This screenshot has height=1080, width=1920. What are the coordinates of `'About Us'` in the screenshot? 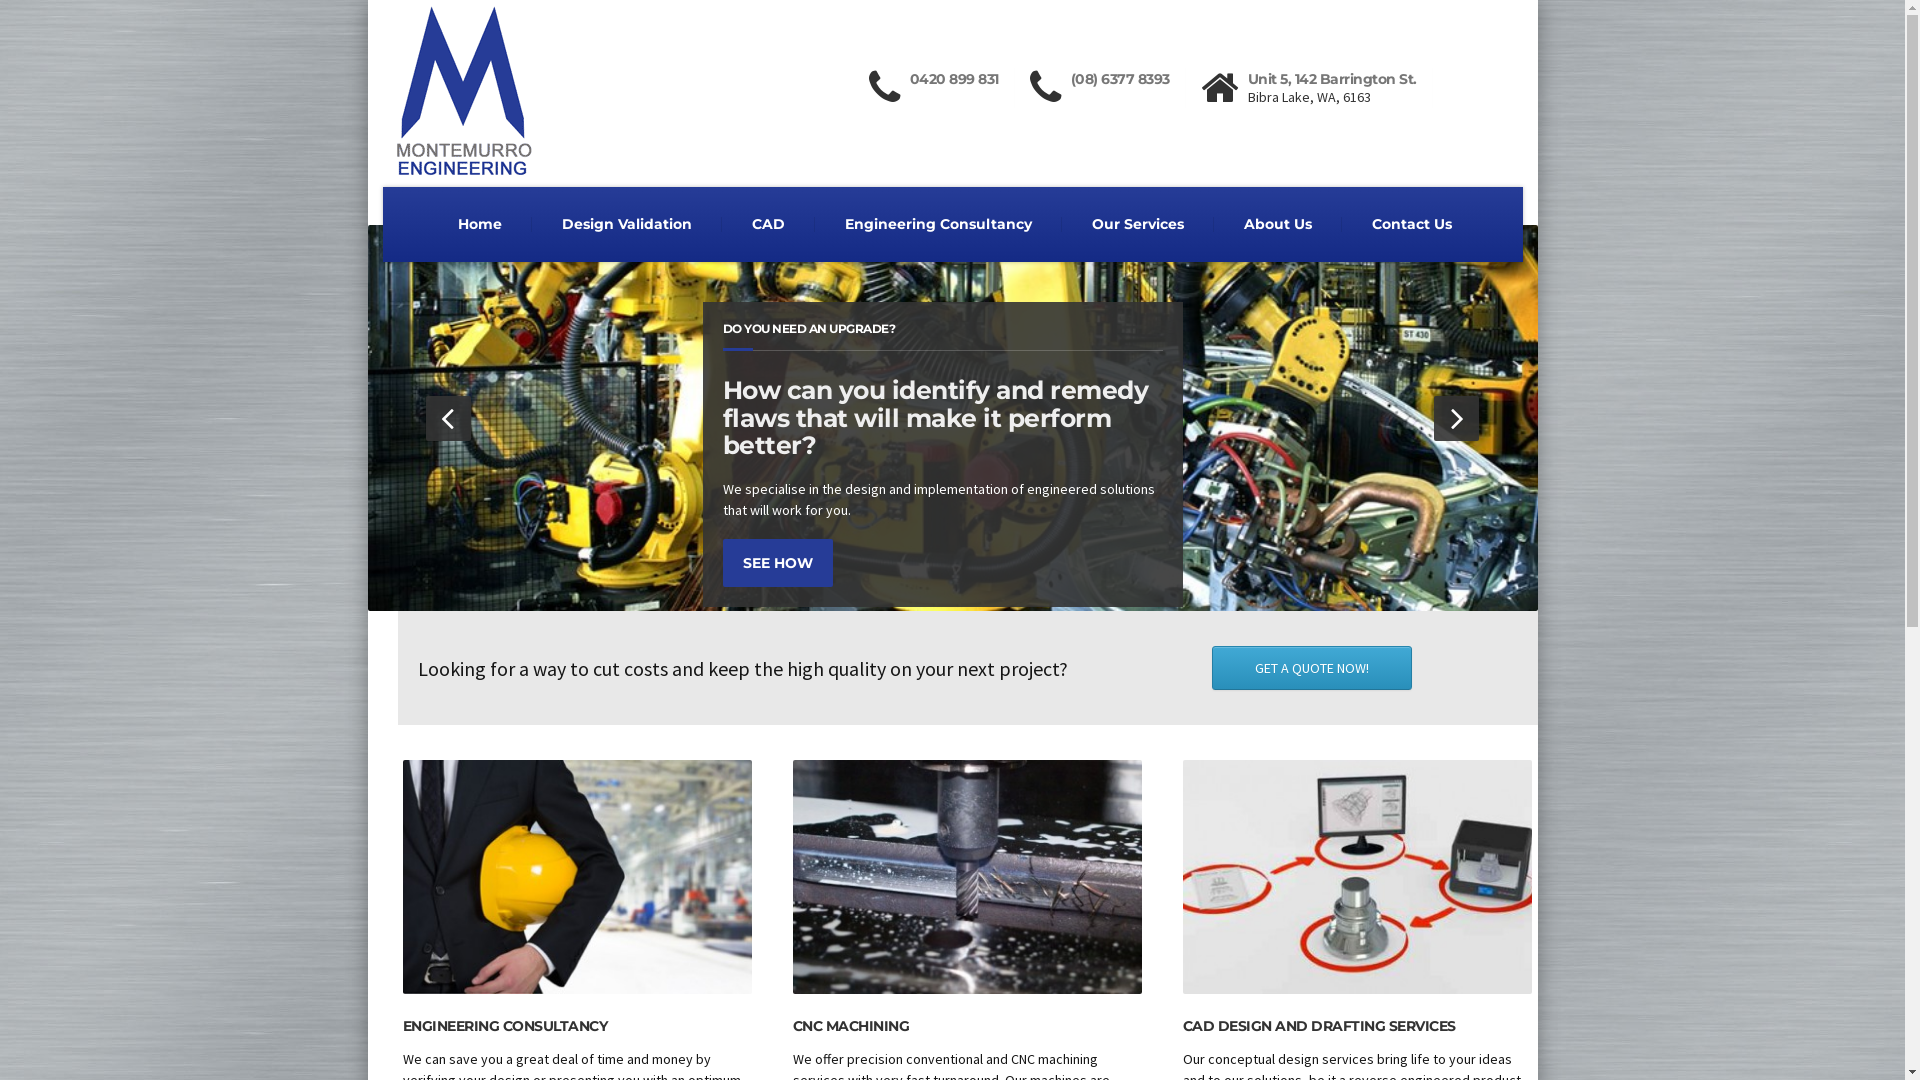 It's located at (1276, 224).